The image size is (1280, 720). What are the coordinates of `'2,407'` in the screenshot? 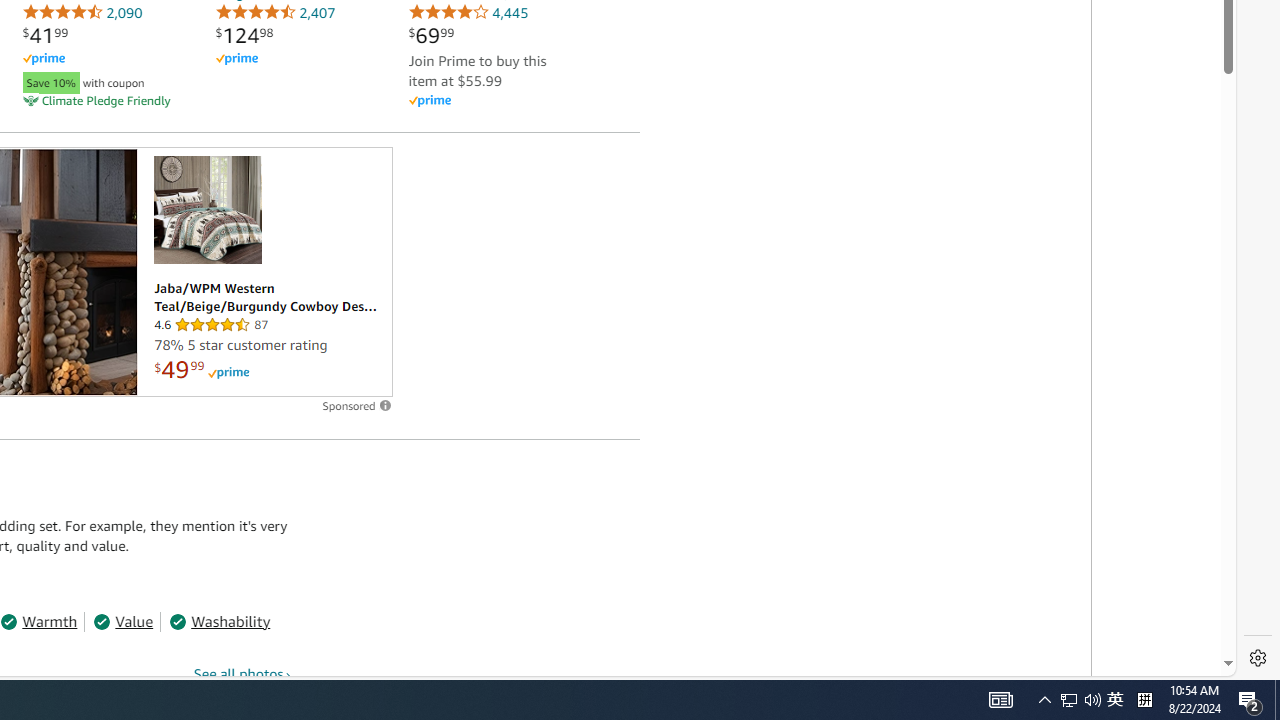 It's located at (274, 12).